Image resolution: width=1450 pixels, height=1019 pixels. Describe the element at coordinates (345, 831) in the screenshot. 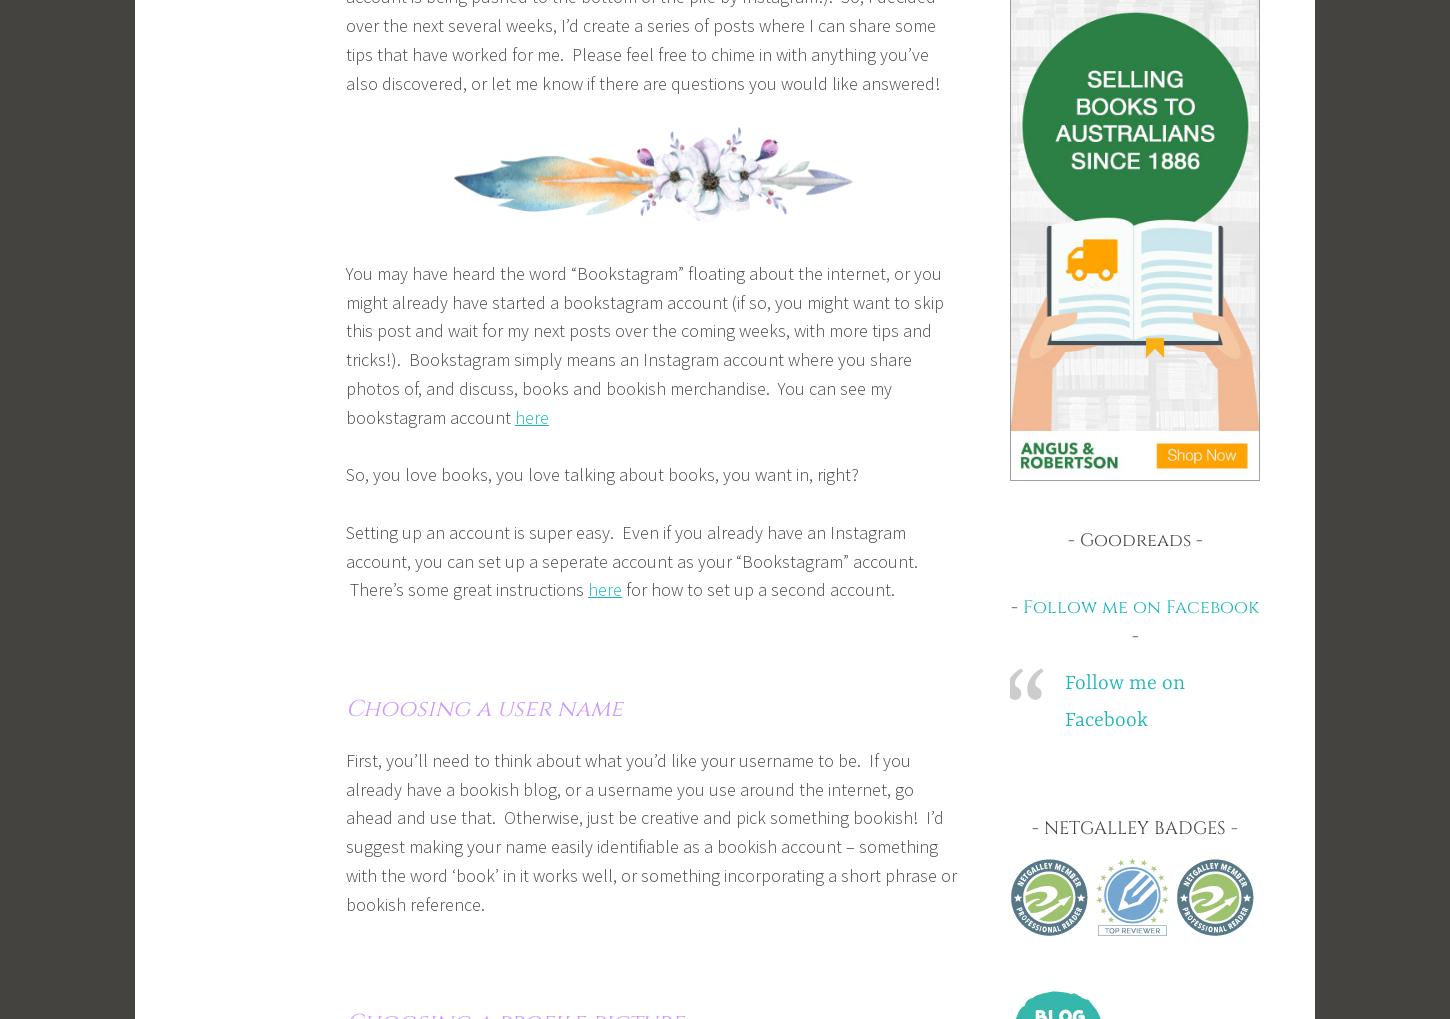

I see `'First, you’ll need to think about what you’d like your username to be.  If you already have a bookish blog, or a username you use around the internet, go ahead and use that.  Otherwise, just be creative and pick something bookish!  I’d suggest making your name easily identifiable as a bookish account – something with the word ‘book’ in it works well, or something incorporating a short phrase or bookish reference.'` at that location.